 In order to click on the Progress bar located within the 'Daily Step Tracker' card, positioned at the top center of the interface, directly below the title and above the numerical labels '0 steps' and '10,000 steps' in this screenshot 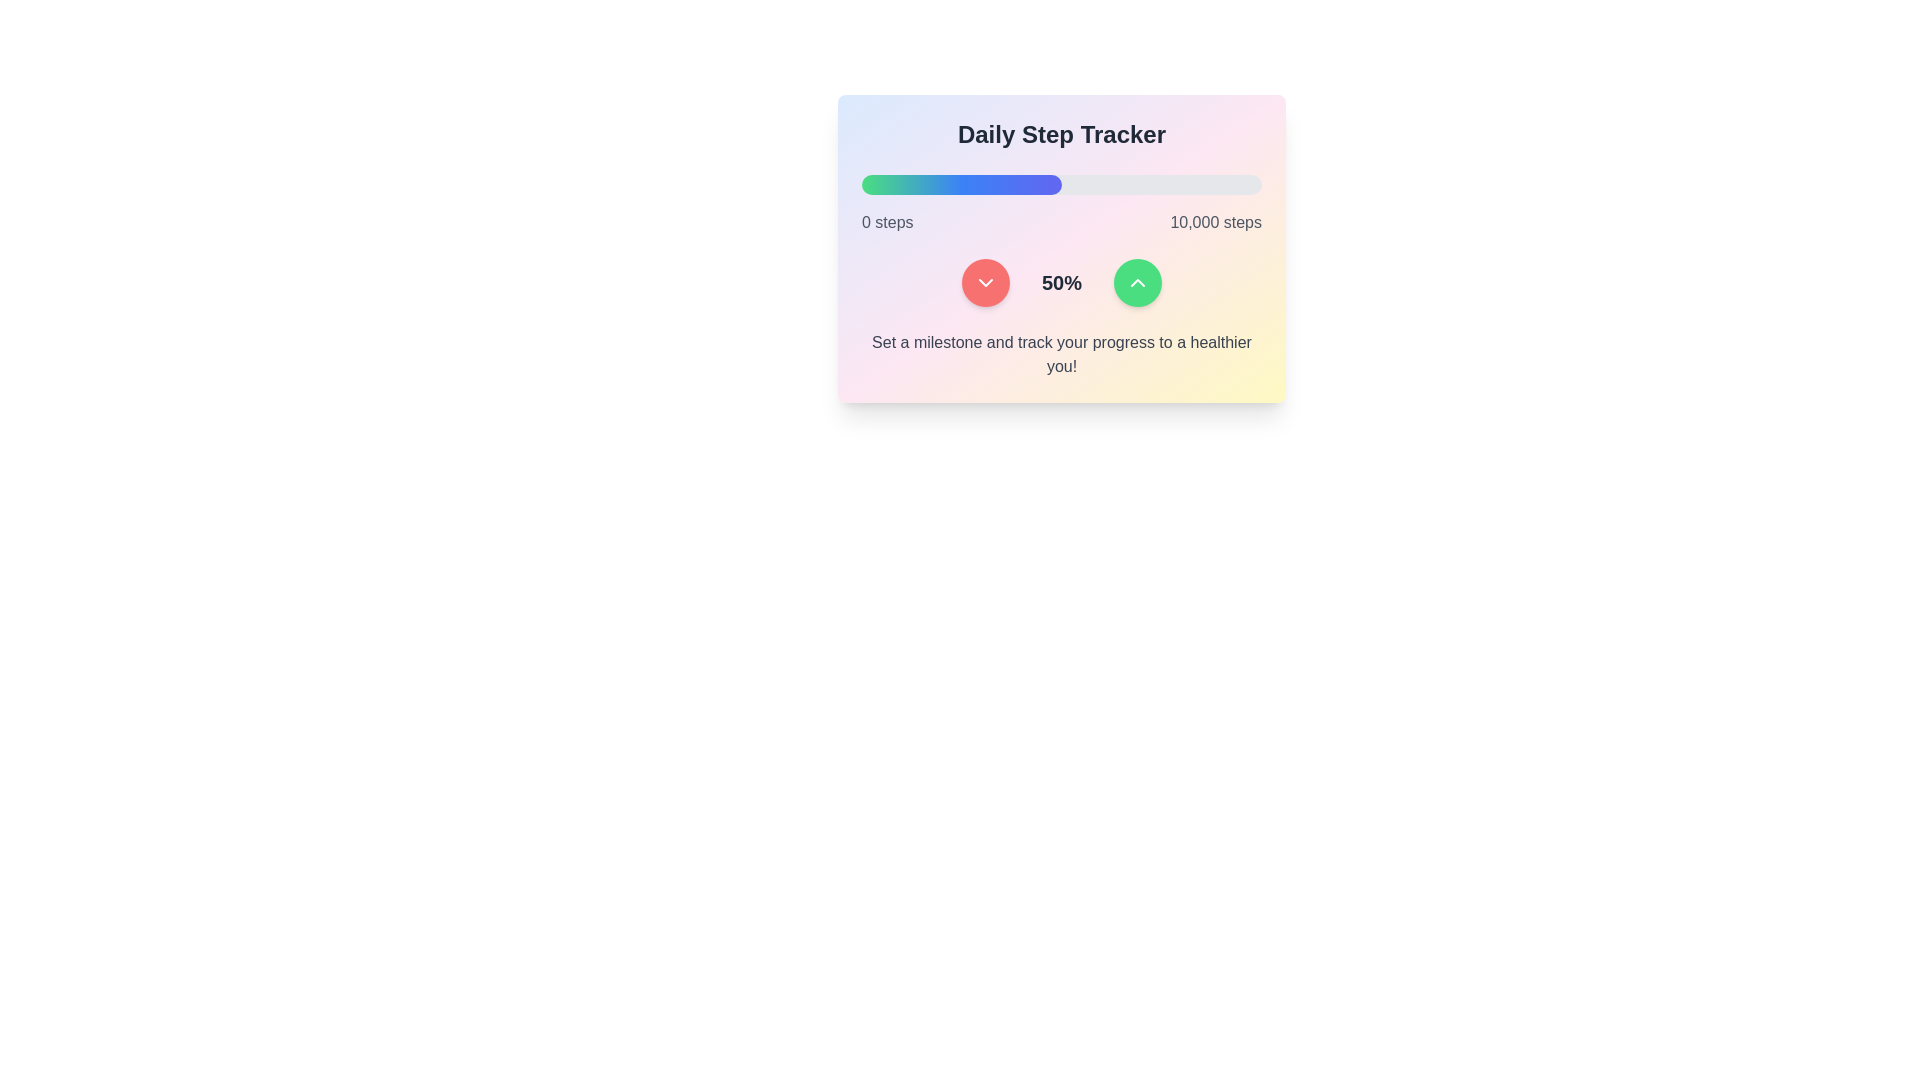, I will do `click(1060, 185)`.